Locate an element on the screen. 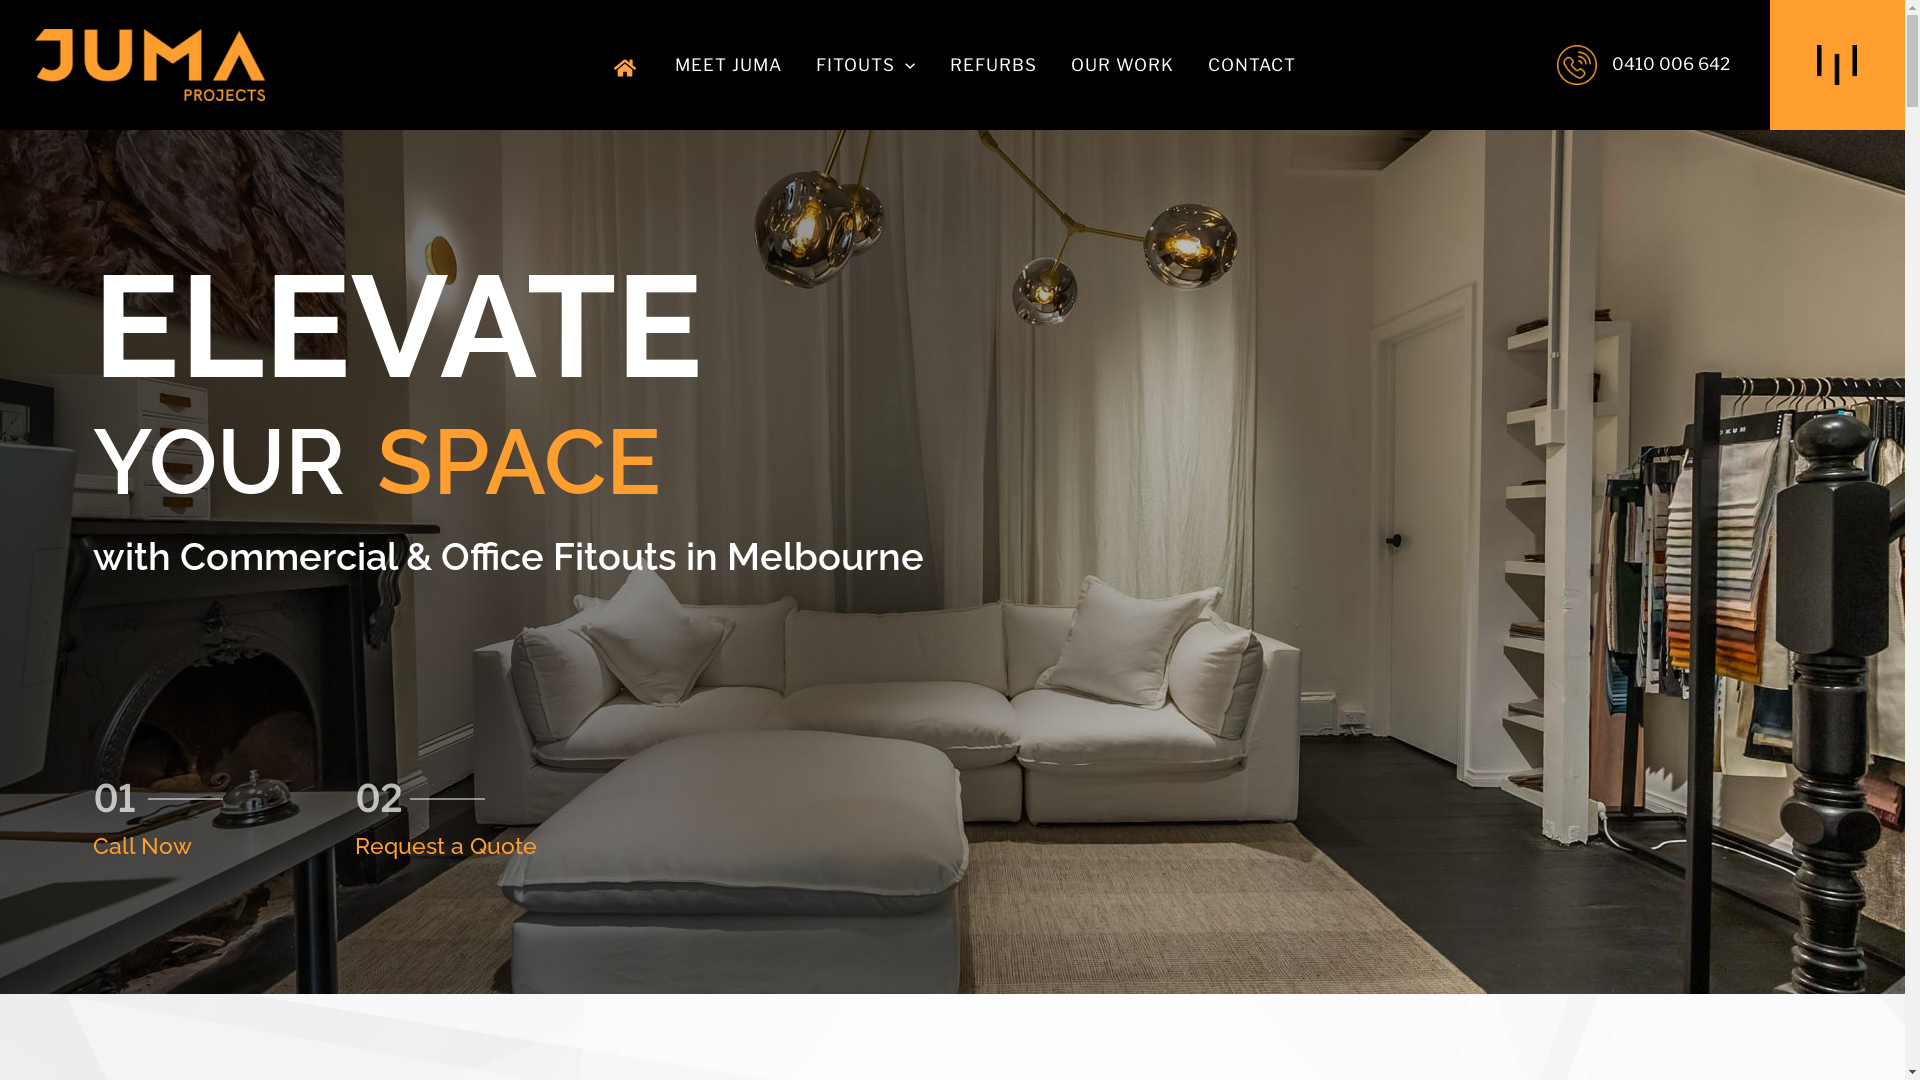  'REFURBS' is located at coordinates (993, 64).